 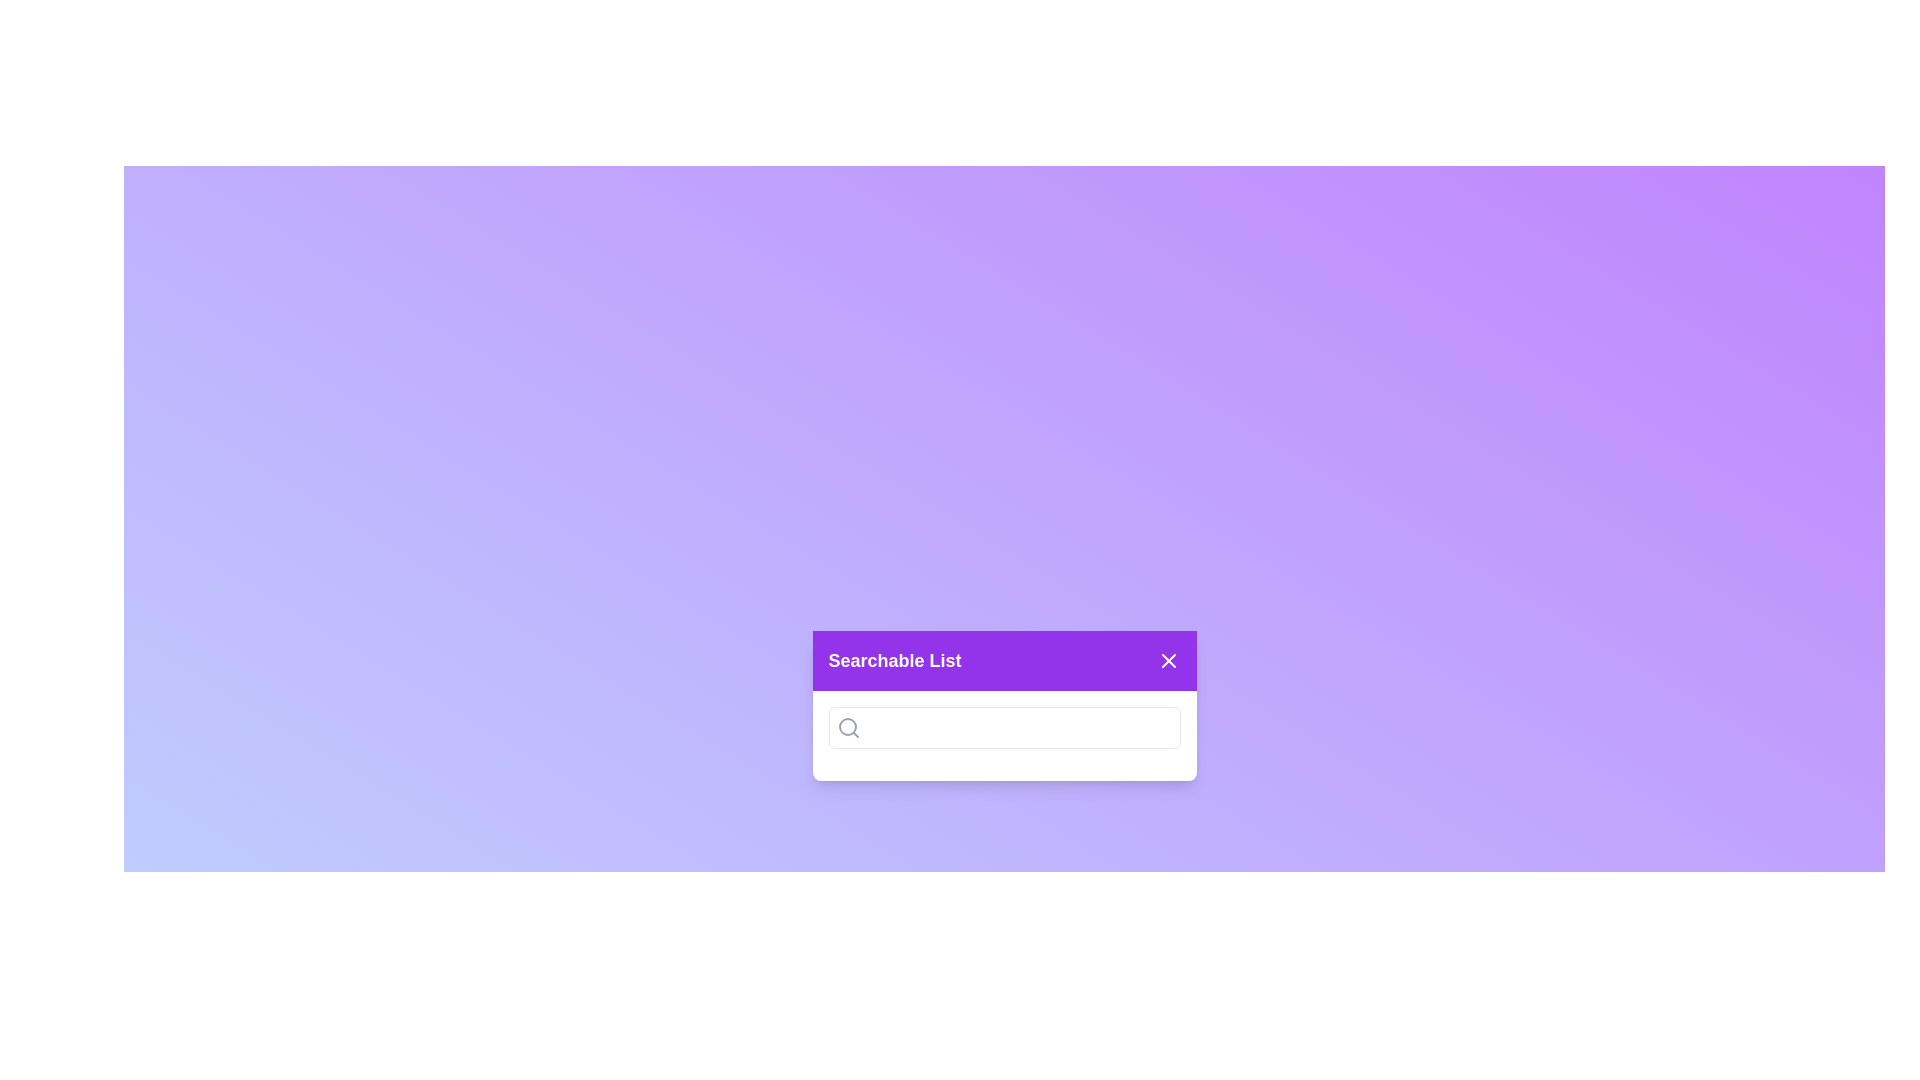 What do you see at coordinates (1004, 728) in the screenshot?
I see `the input field and type the search query 'example query'` at bounding box center [1004, 728].